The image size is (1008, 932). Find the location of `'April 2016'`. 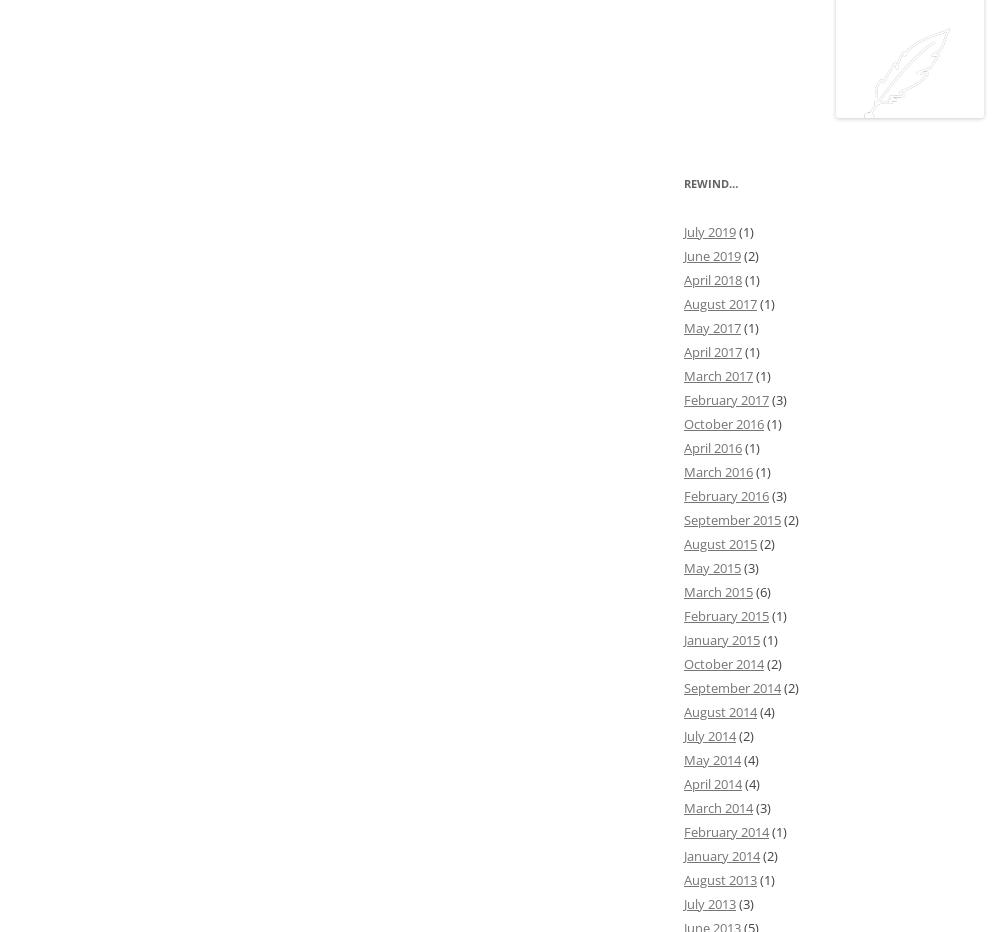

'April 2016' is located at coordinates (712, 446).